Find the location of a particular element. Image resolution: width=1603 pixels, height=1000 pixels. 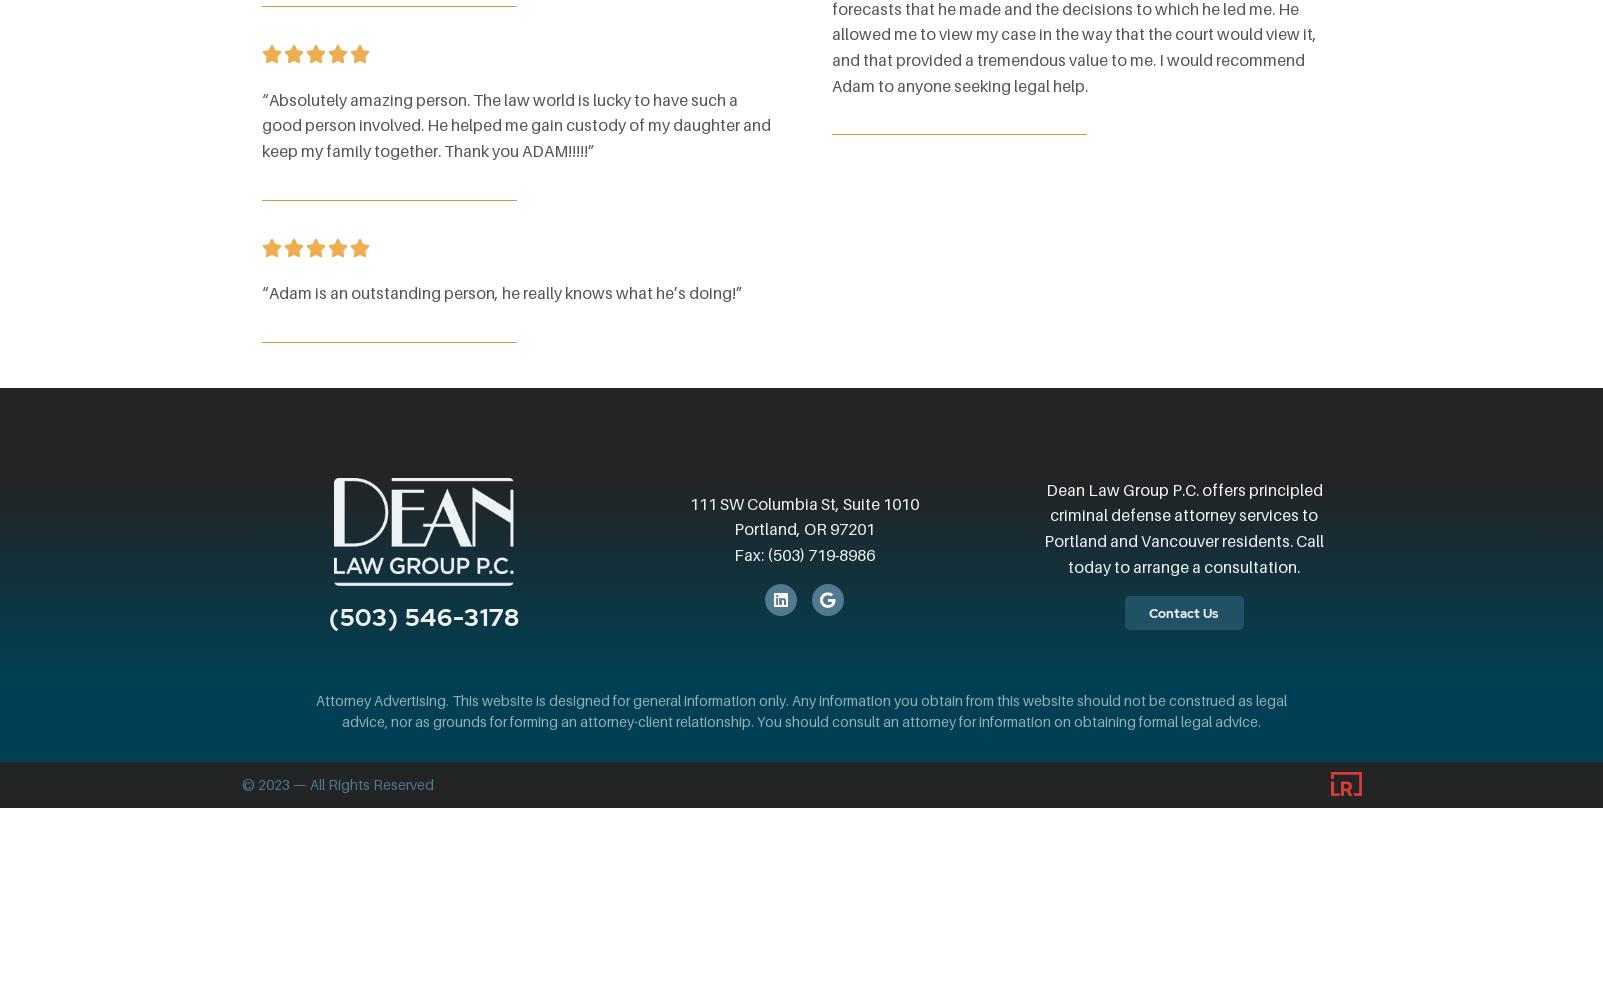

'Portland, OR 97201' is located at coordinates (732, 529).